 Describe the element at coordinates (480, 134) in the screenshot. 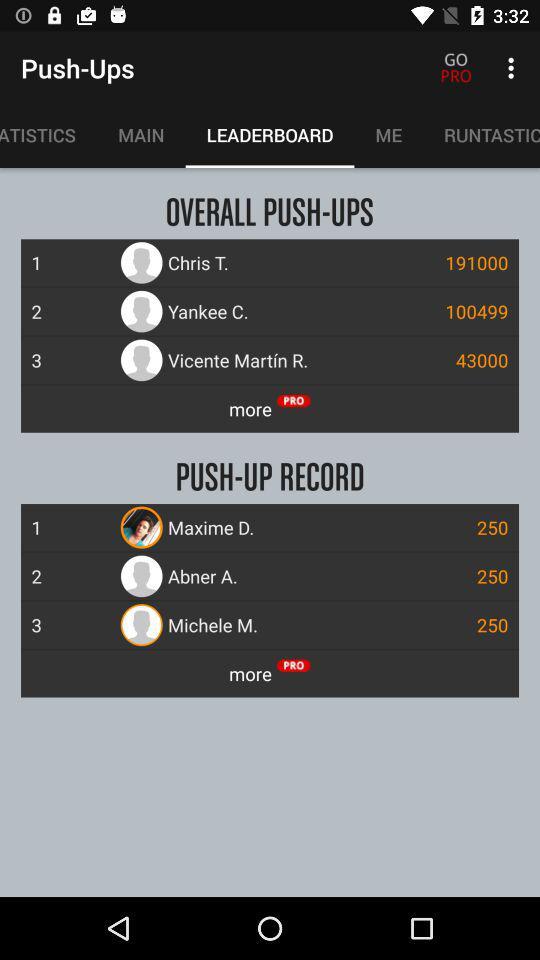

I see `icon next to me icon` at that location.